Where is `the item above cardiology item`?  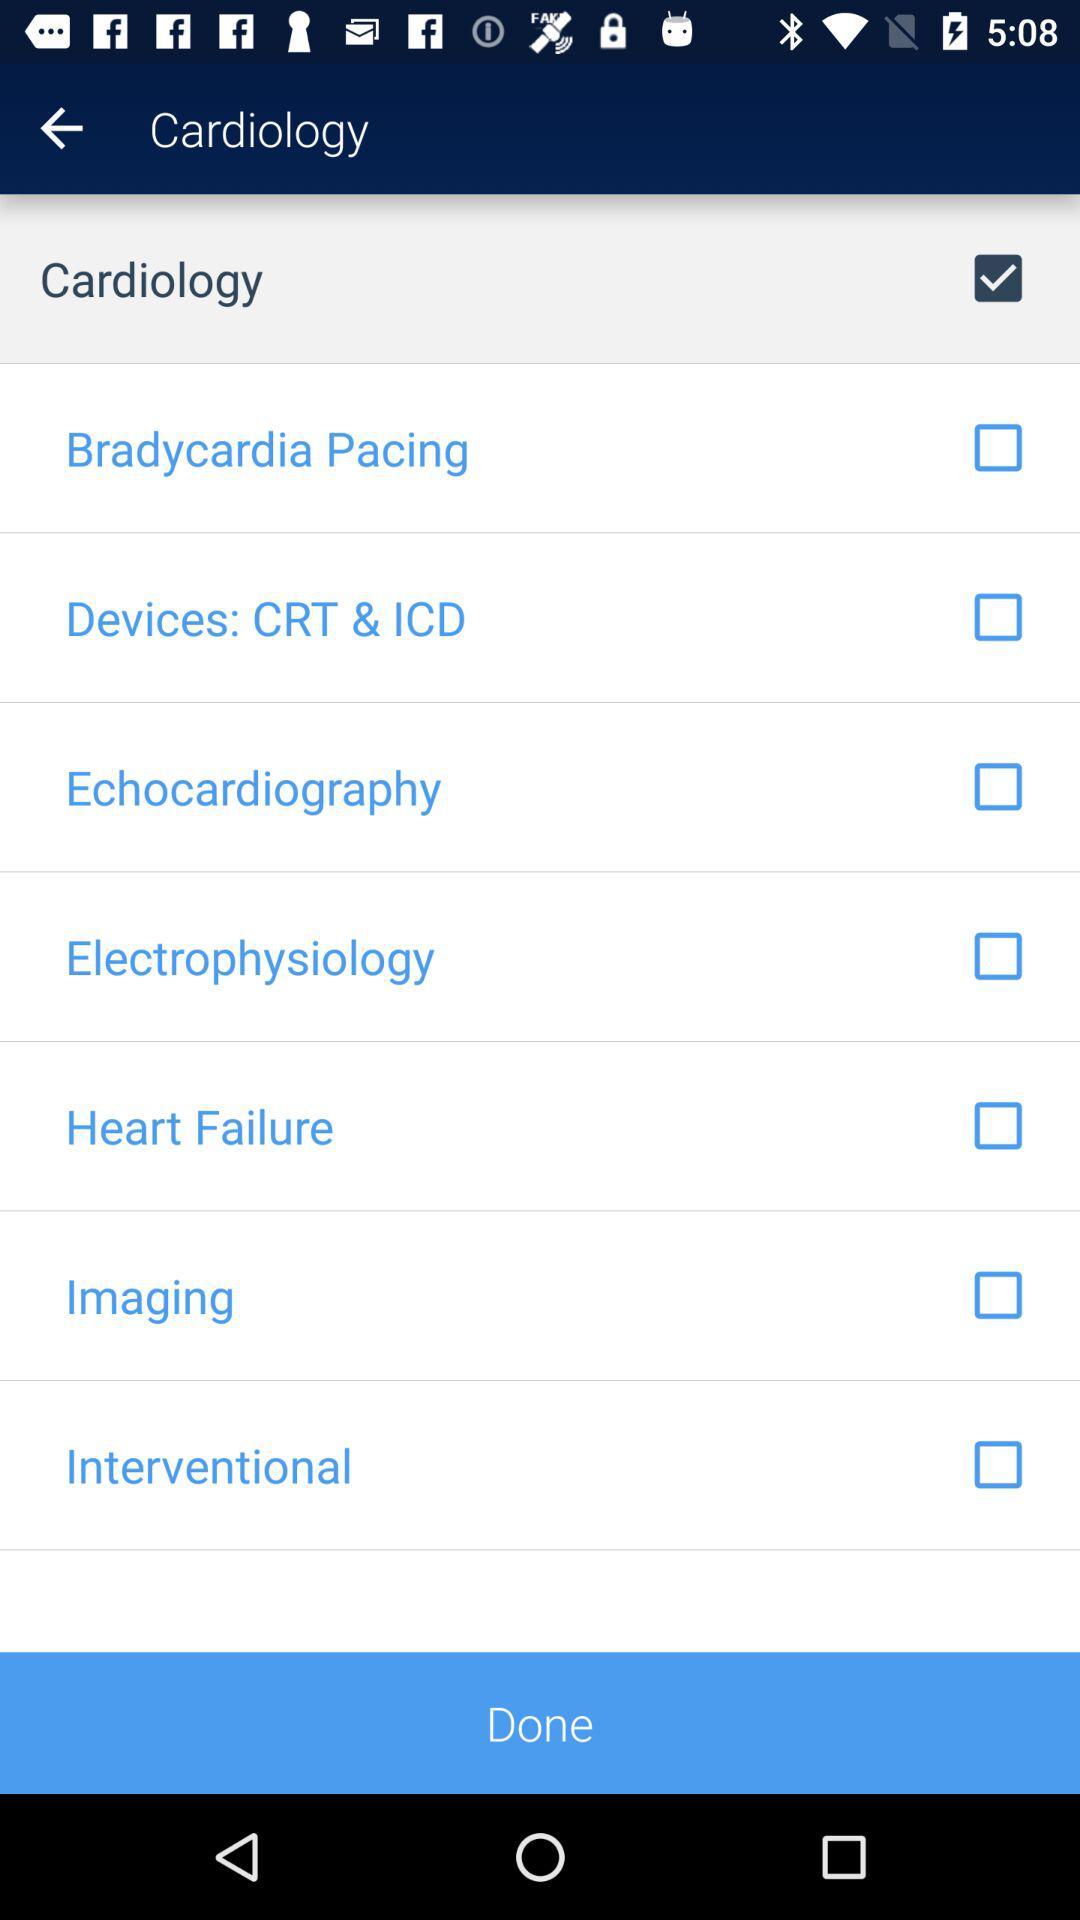
the item above cardiology item is located at coordinates (41, 127).